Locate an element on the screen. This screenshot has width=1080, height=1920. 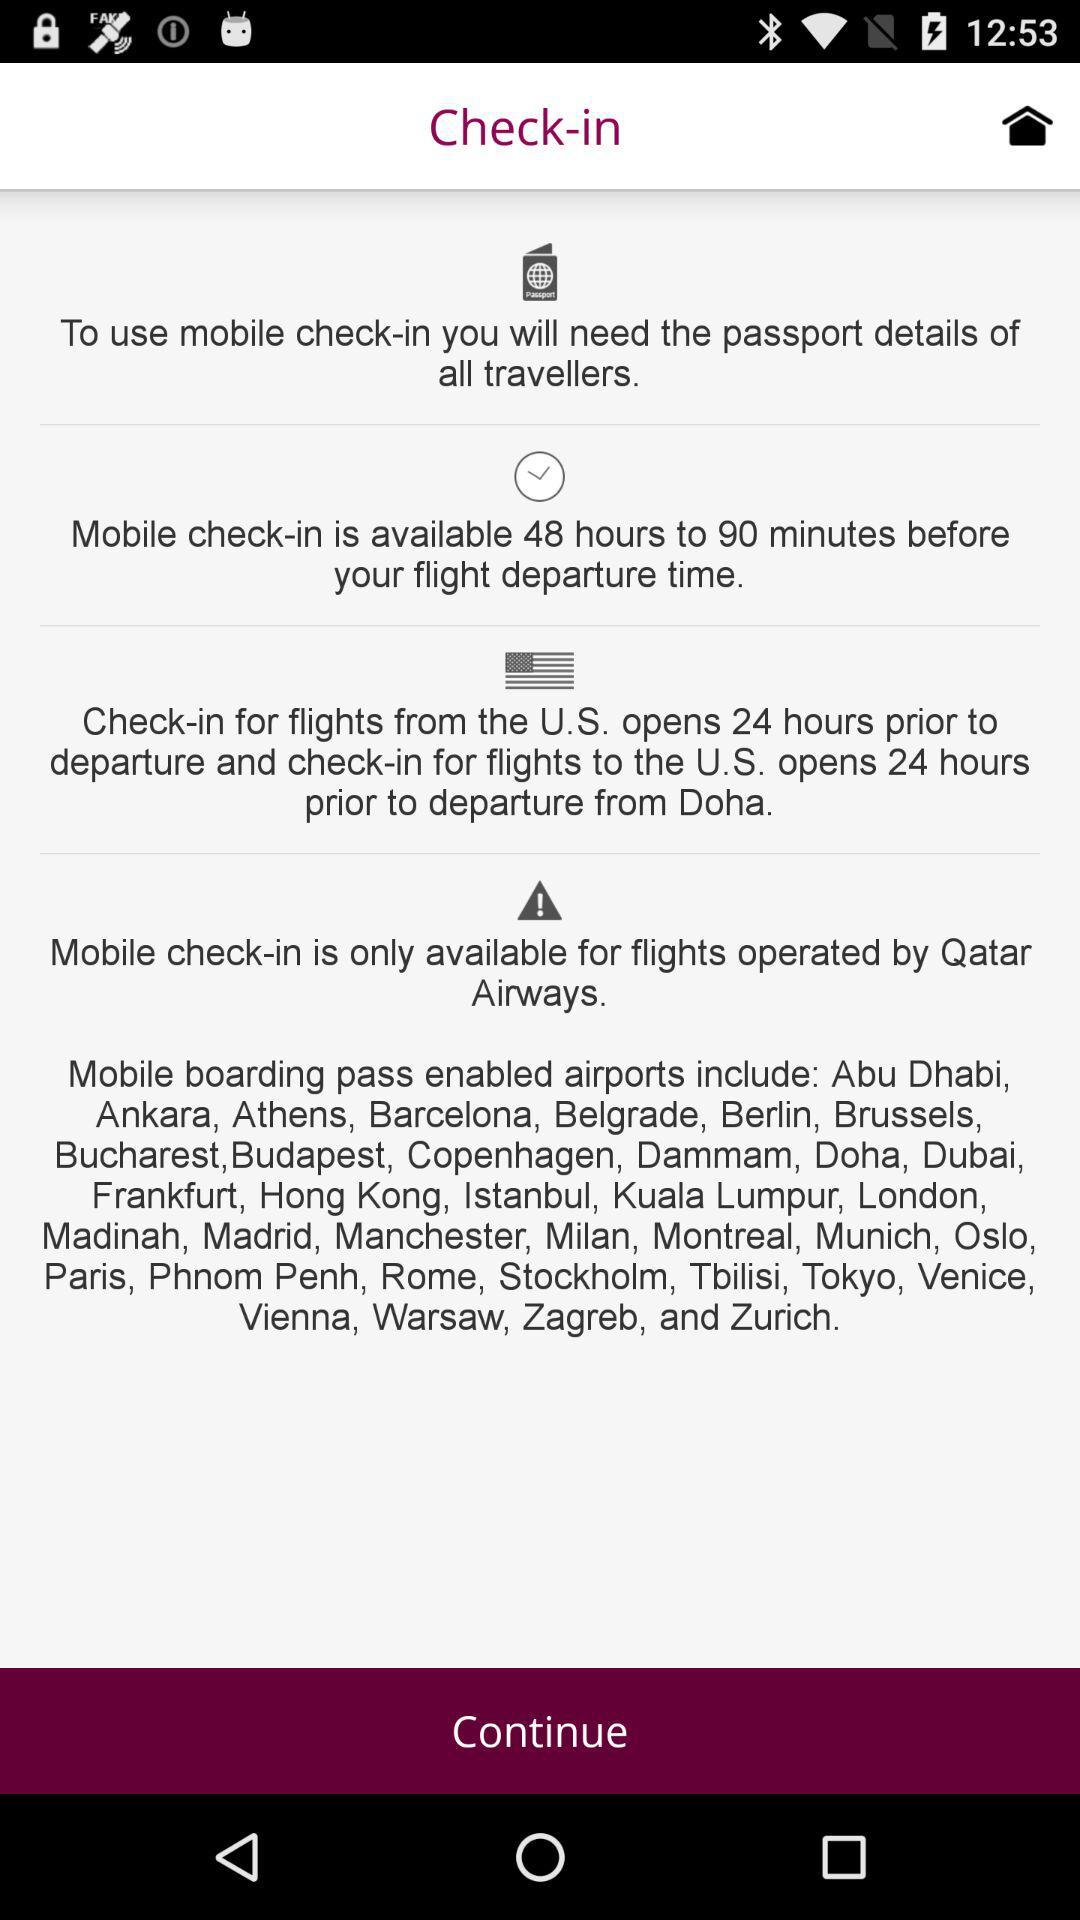
item at the top right corner is located at coordinates (1027, 124).